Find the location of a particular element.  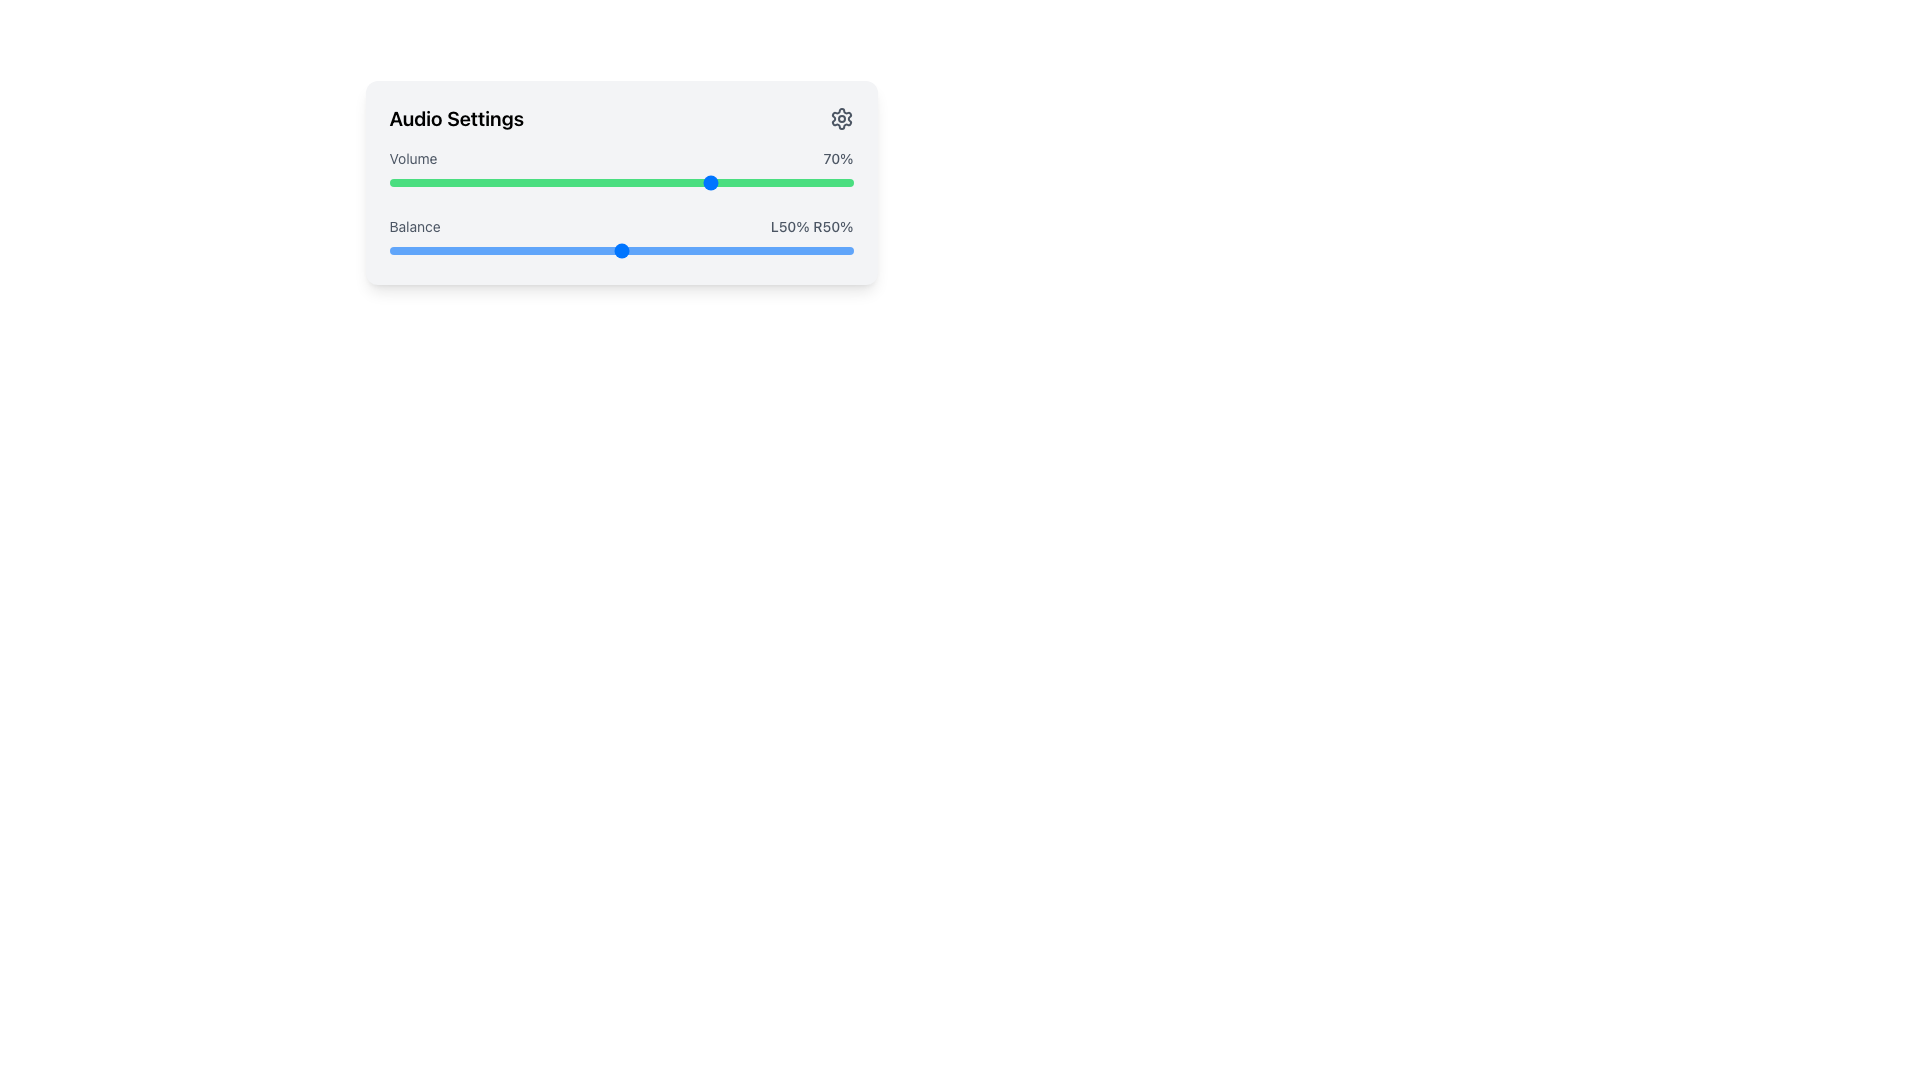

the volume level is located at coordinates (453, 182).